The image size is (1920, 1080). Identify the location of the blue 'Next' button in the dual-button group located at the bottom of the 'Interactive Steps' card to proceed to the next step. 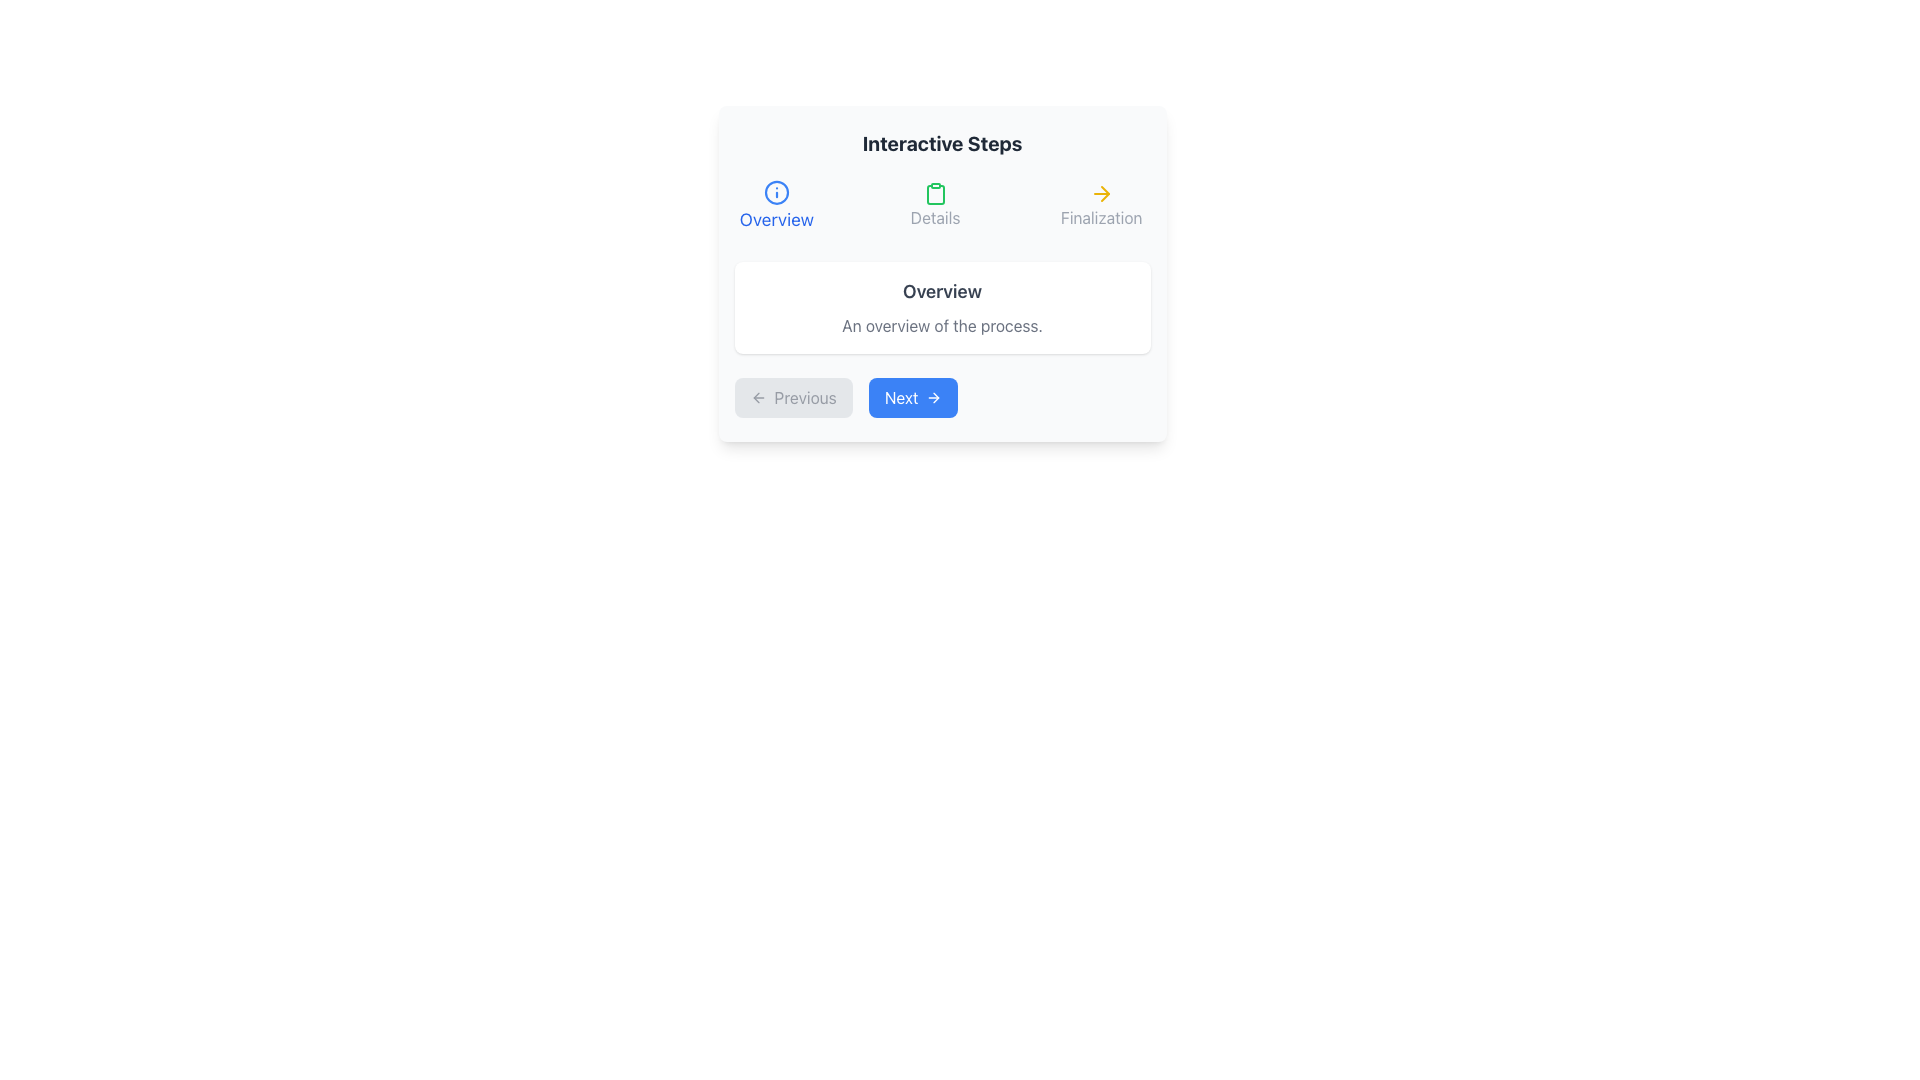
(941, 397).